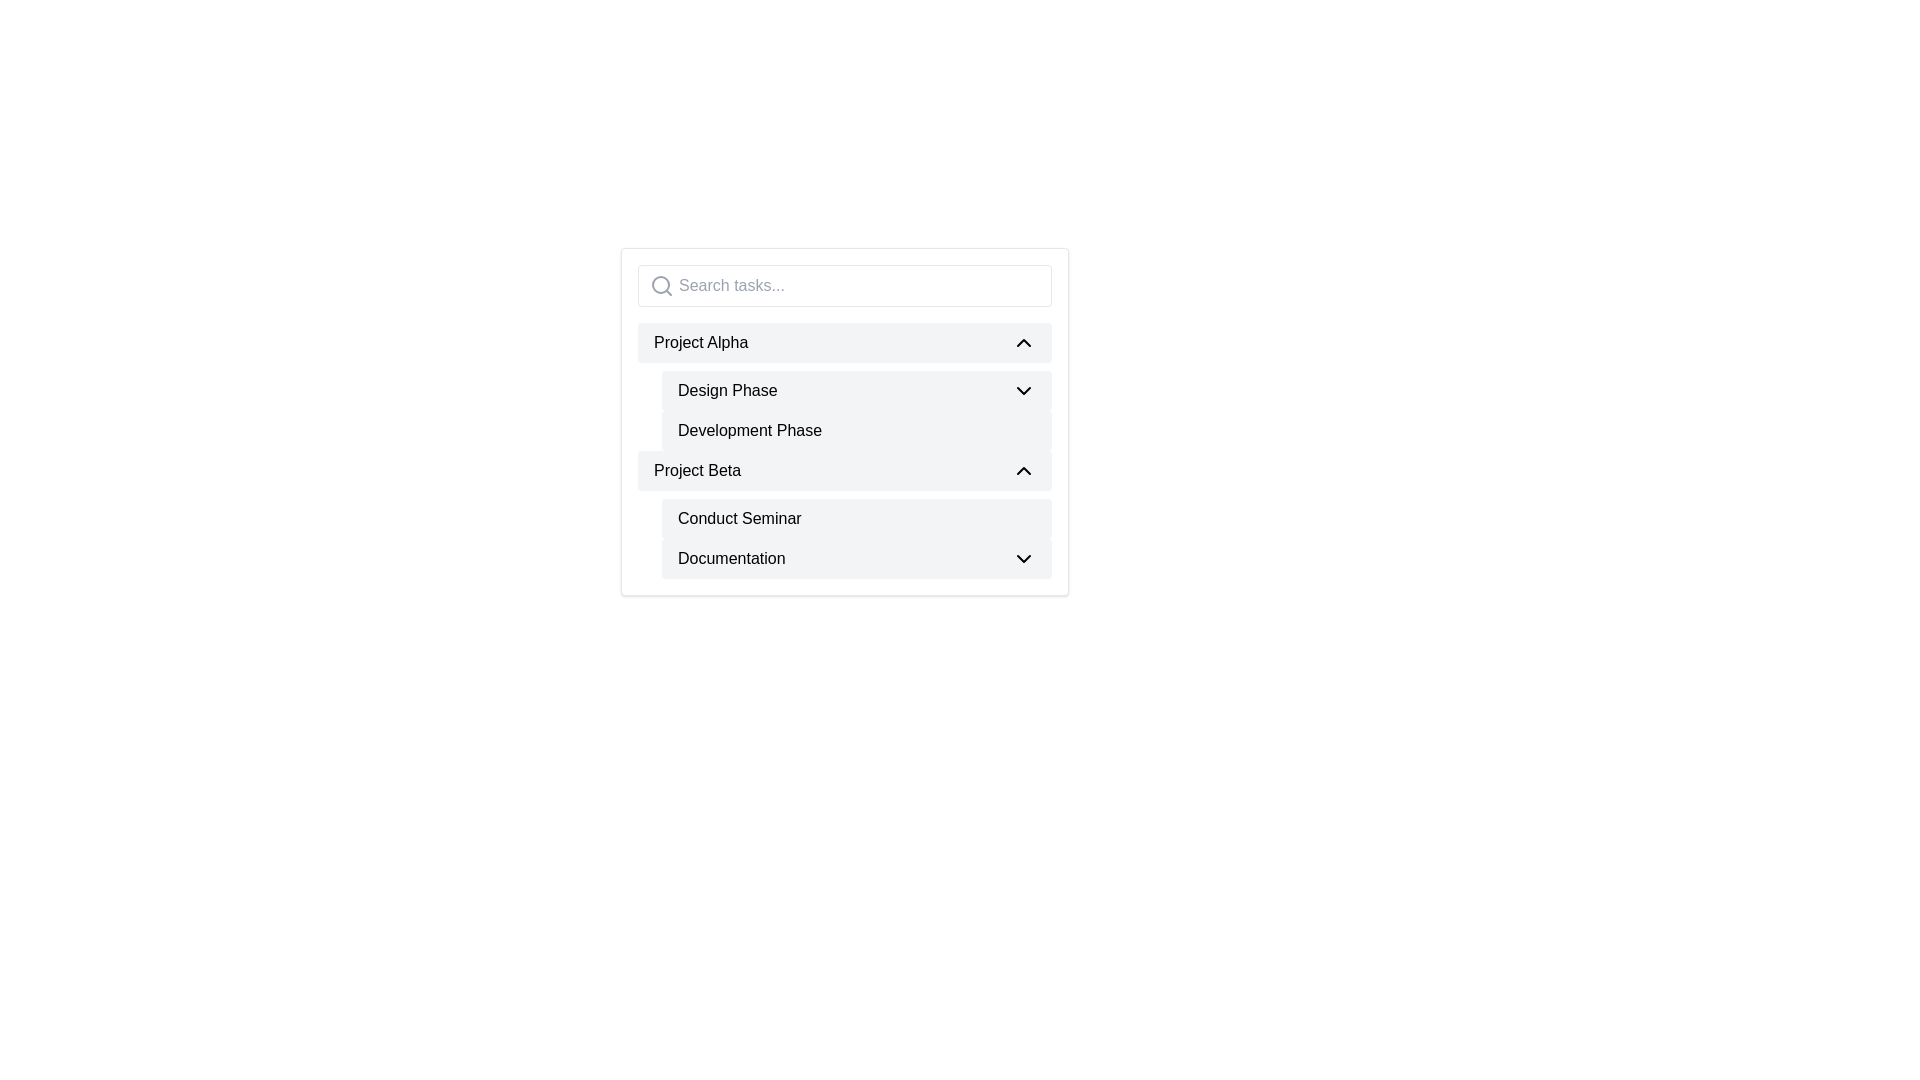  Describe the element at coordinates (844, 538) in the screenshot. I see `the Dropdown menu header labeled 'Conduct Seminar' and 'Documentation' for keyboard interaction` at that location.